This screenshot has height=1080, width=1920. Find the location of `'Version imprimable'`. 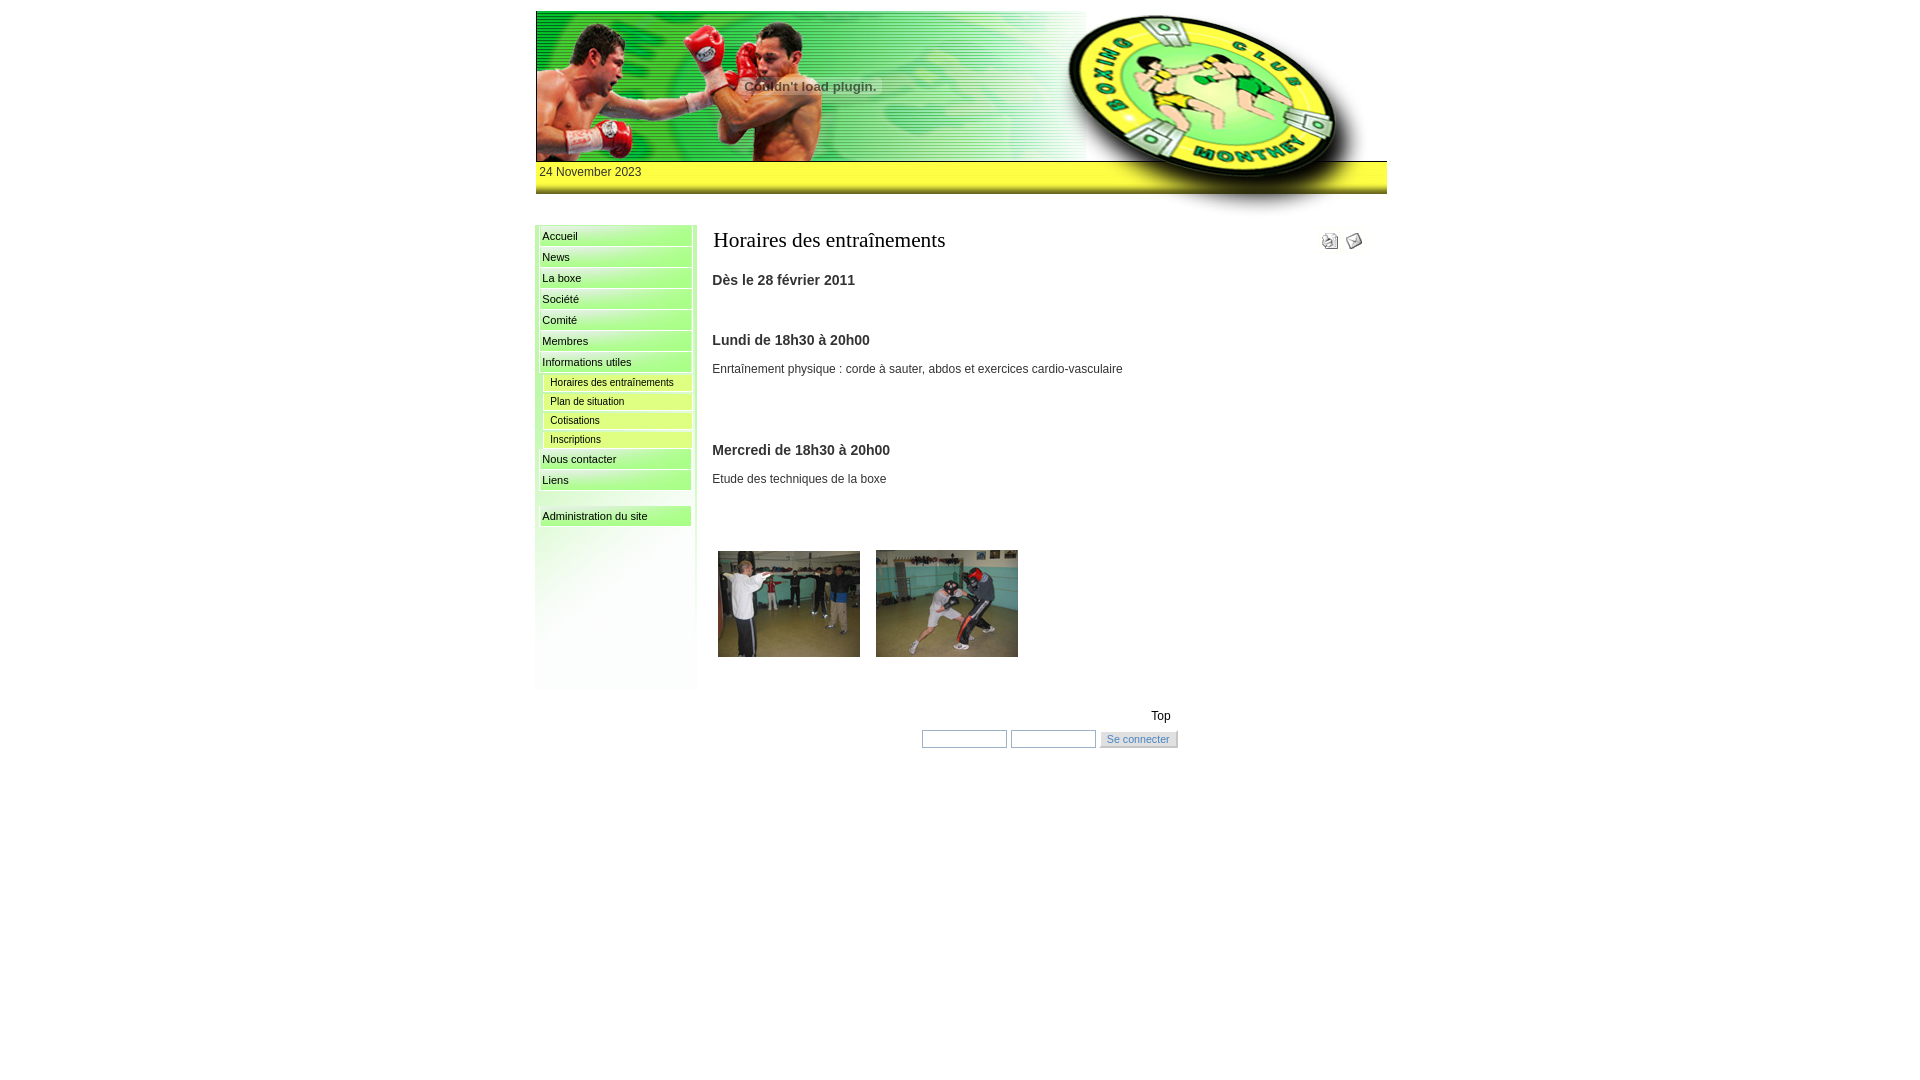

'Version imprimable' is located at coordinates (1321, 235).